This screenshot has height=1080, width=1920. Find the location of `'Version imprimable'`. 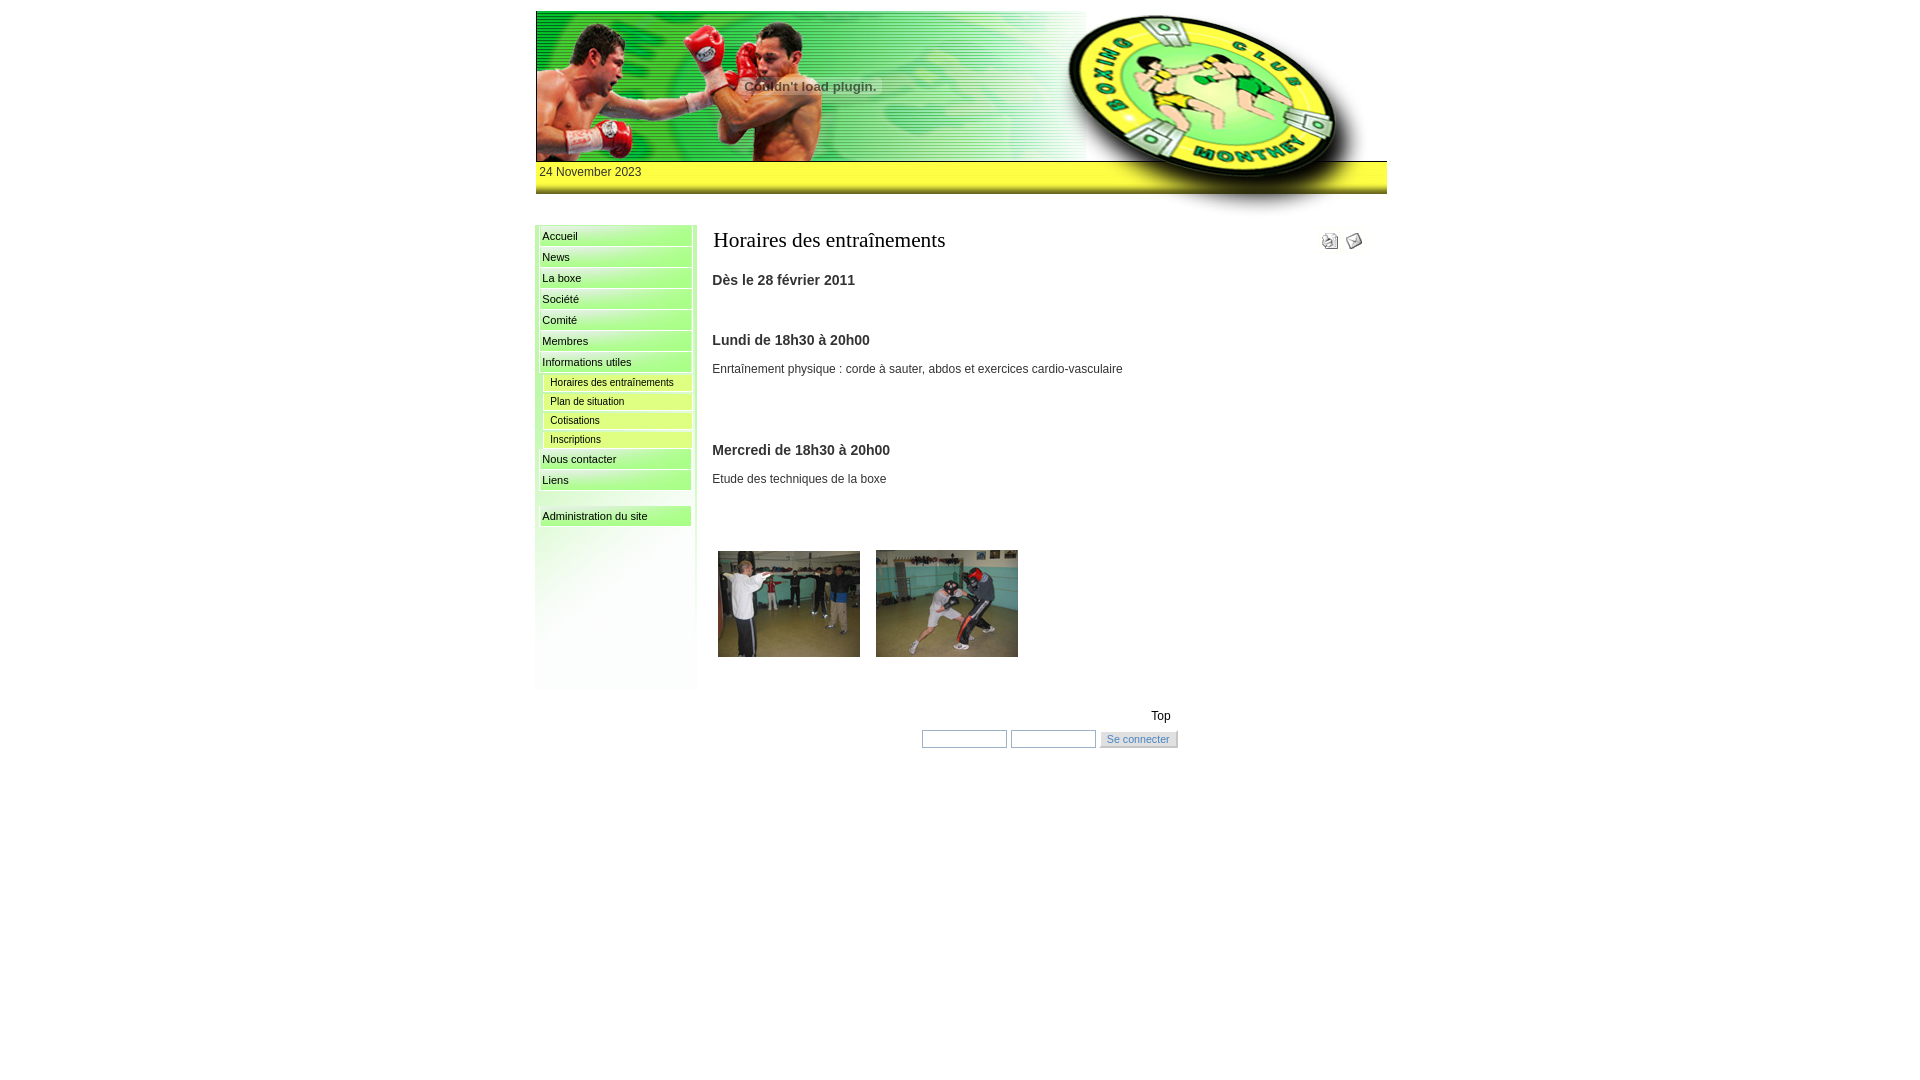

'Version imprimable' is located at coordinates (1321, 235).